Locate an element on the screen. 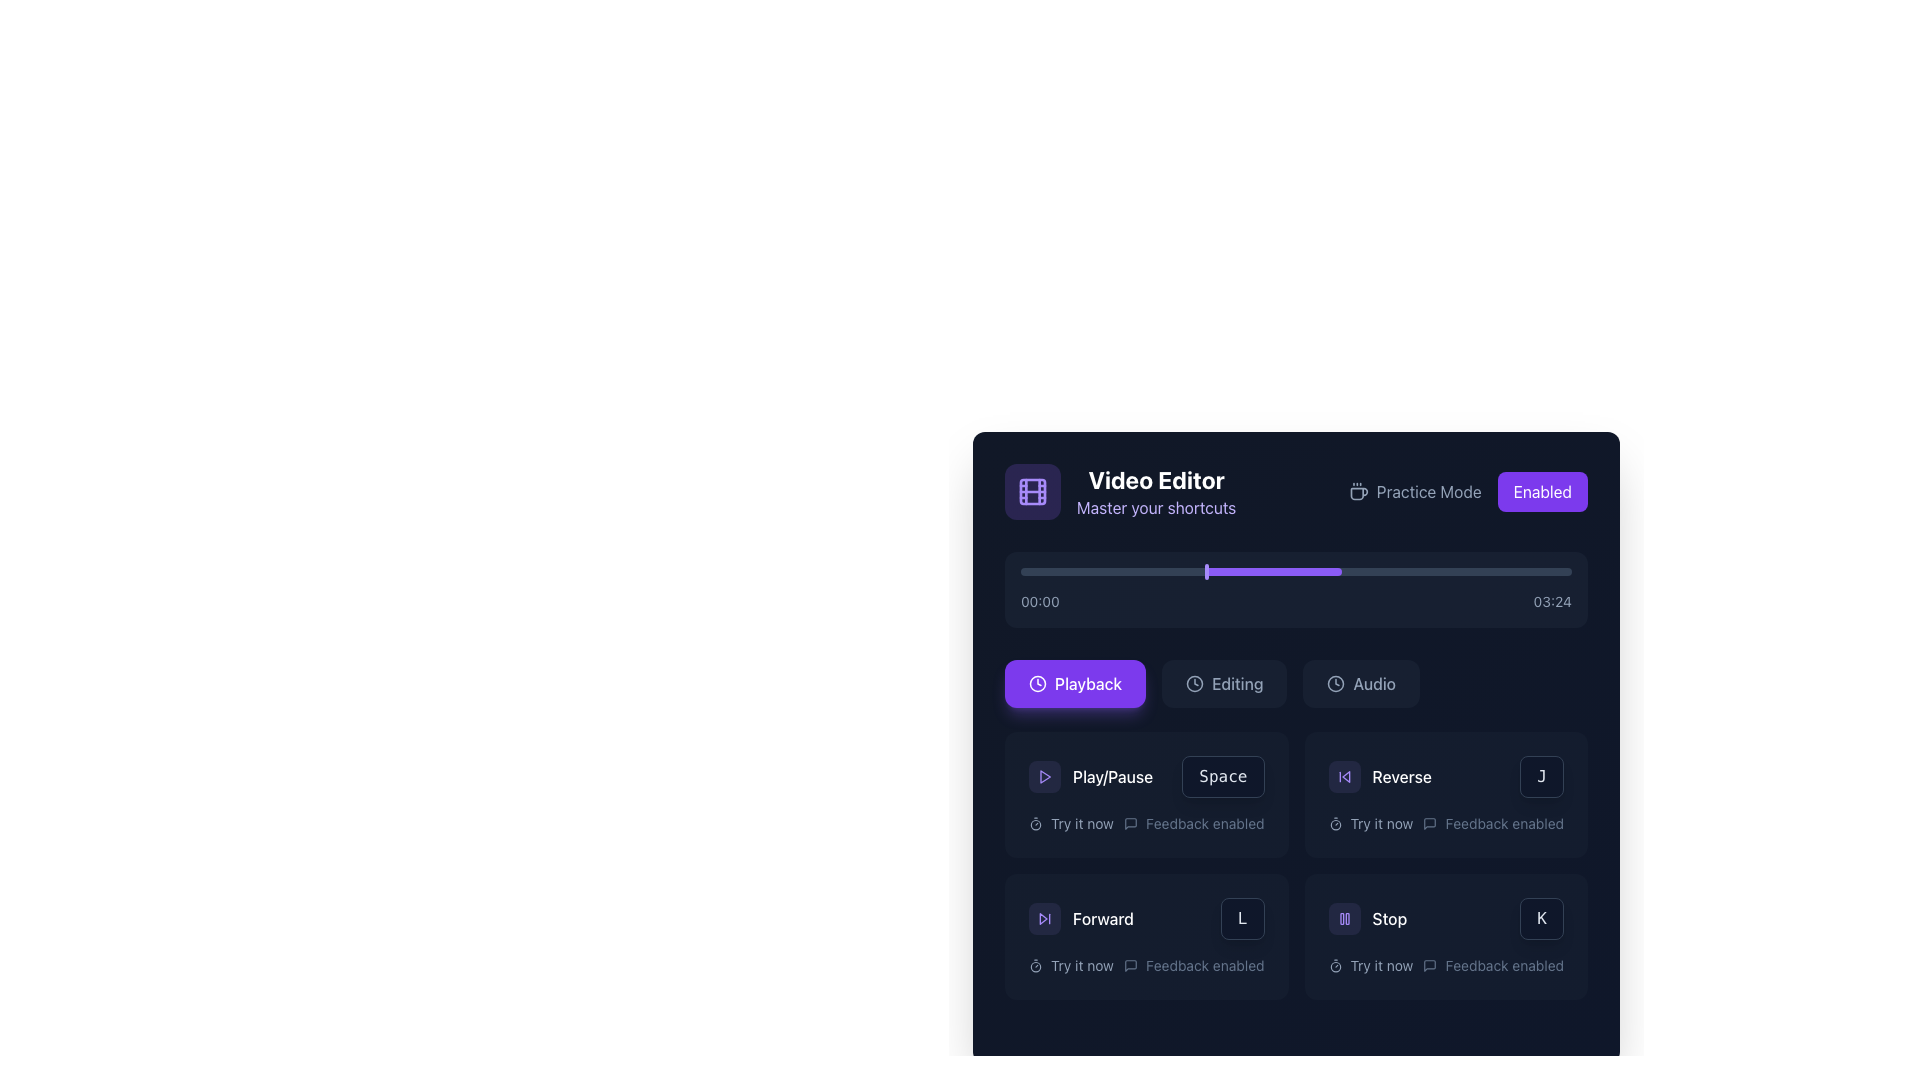 The height and width of the screenshot is (1080, 1920). the 'Reverse' button, which is styled with a rectangular box and is located in the Video Editor interface, below the Playback group, between 'Play/Pause' and 'Forward' is located at coordinates (1446, 775).